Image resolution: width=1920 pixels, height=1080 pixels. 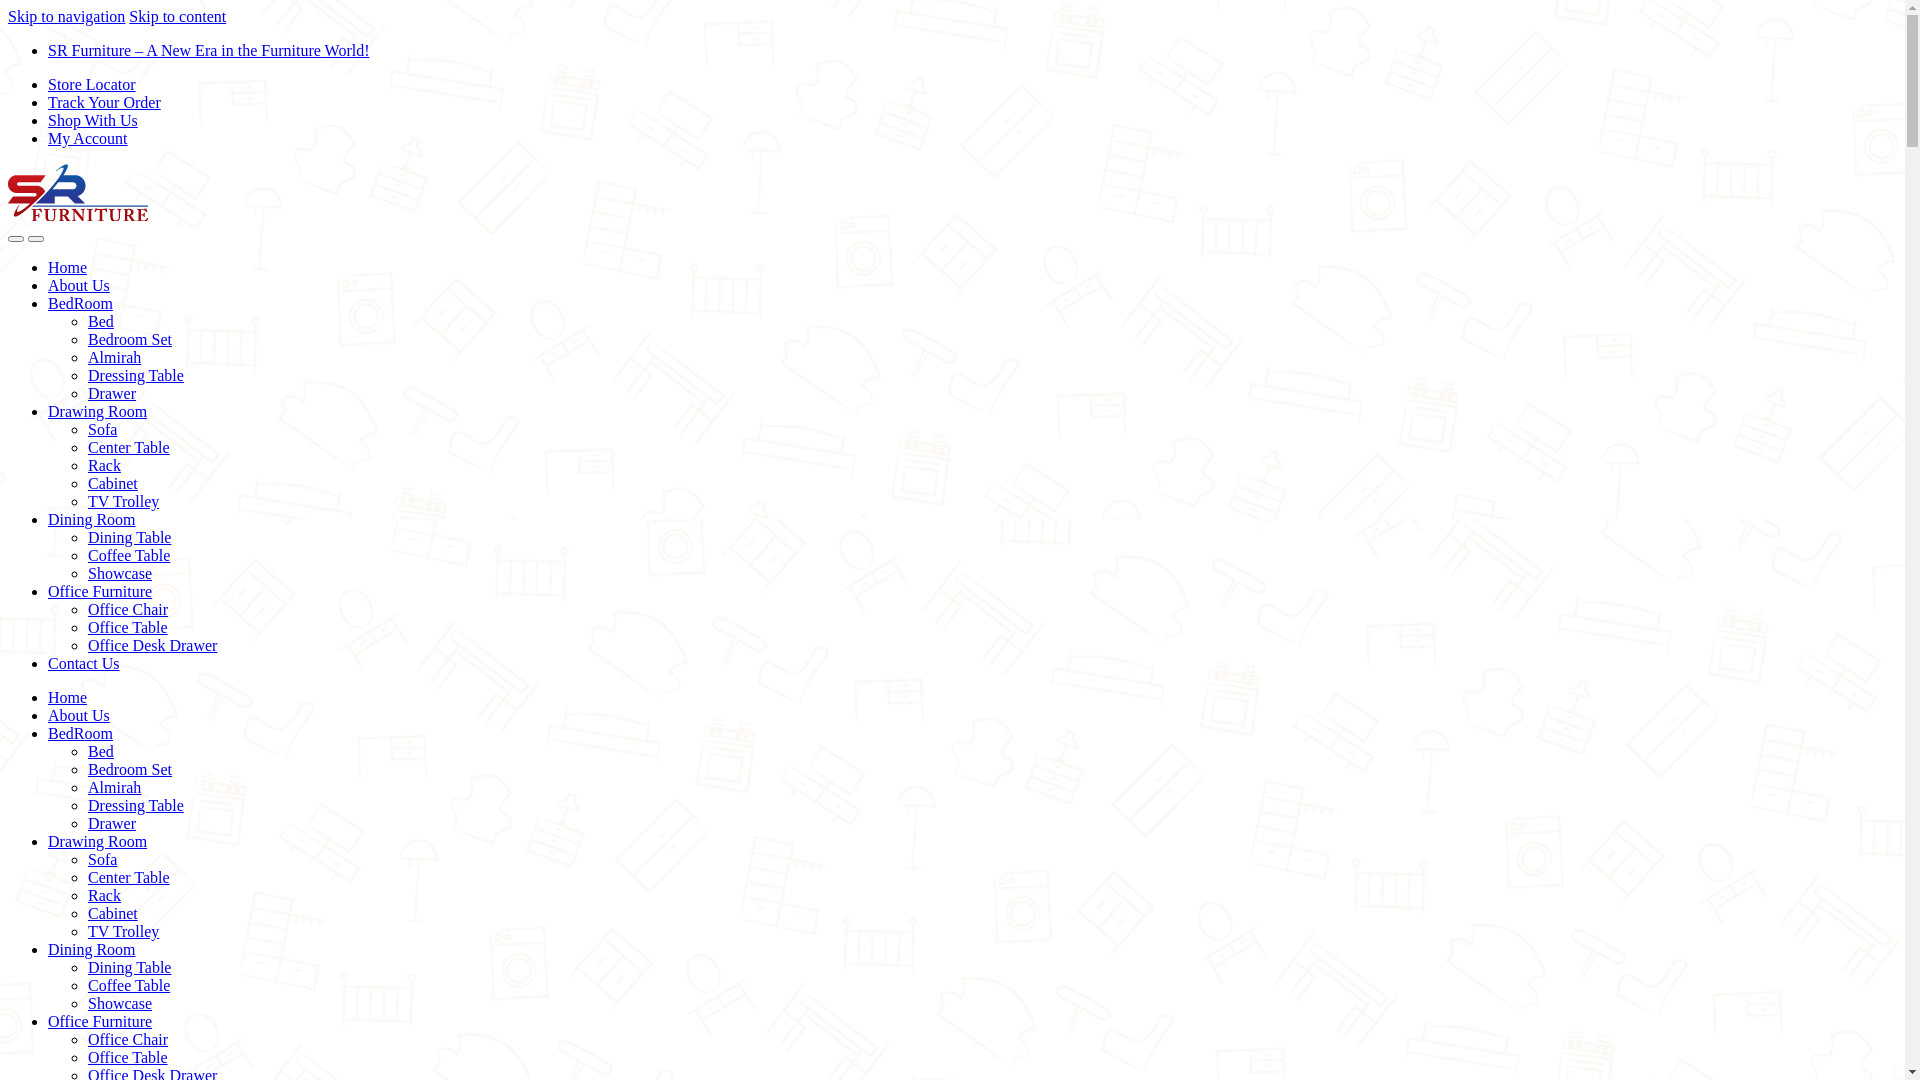 What do you see at coordinates (113, 356) in the screenshot?
I see `'Almirah'` at bounding box center [113, 356].